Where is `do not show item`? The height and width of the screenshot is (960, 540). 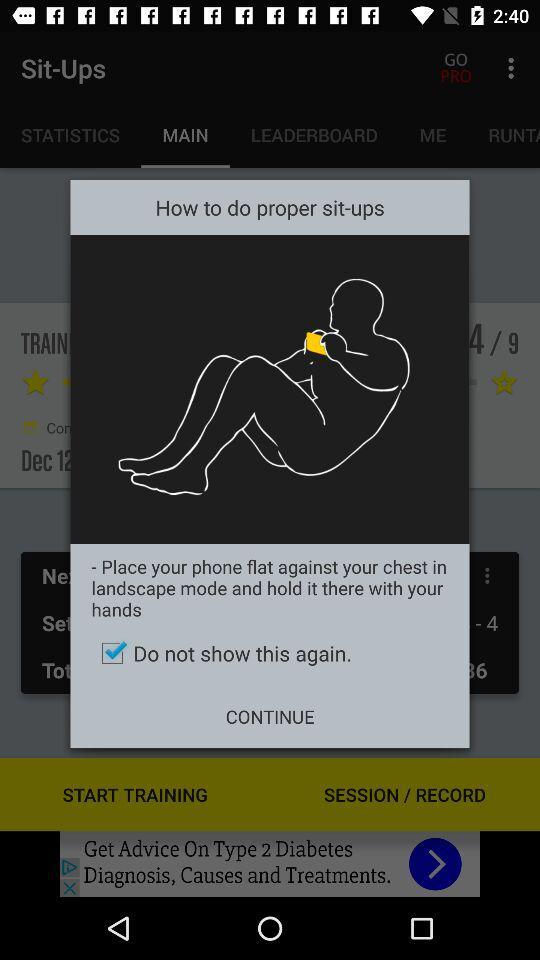 do not show item is located at coordinates (270, 652).